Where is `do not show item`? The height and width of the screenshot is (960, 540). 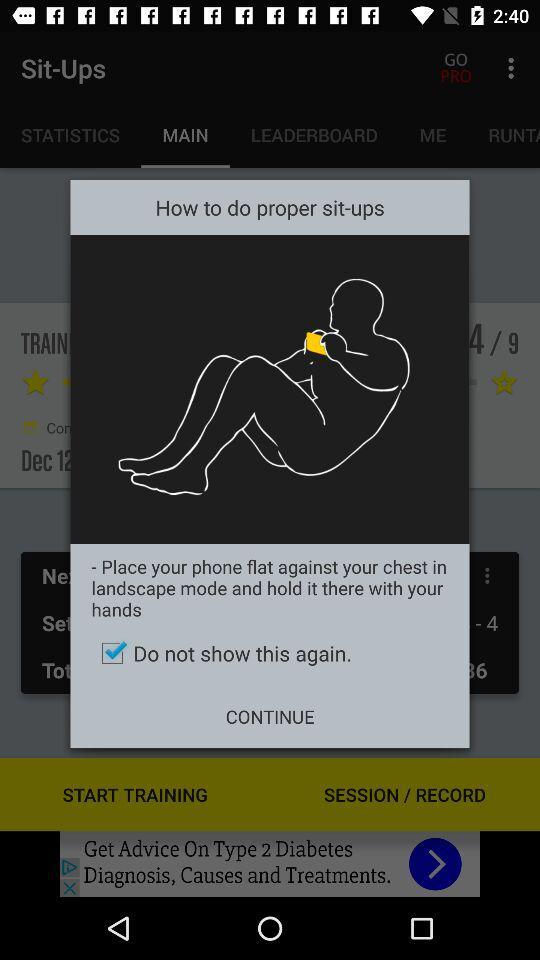 do not show item is located at coordinates (270, 652).